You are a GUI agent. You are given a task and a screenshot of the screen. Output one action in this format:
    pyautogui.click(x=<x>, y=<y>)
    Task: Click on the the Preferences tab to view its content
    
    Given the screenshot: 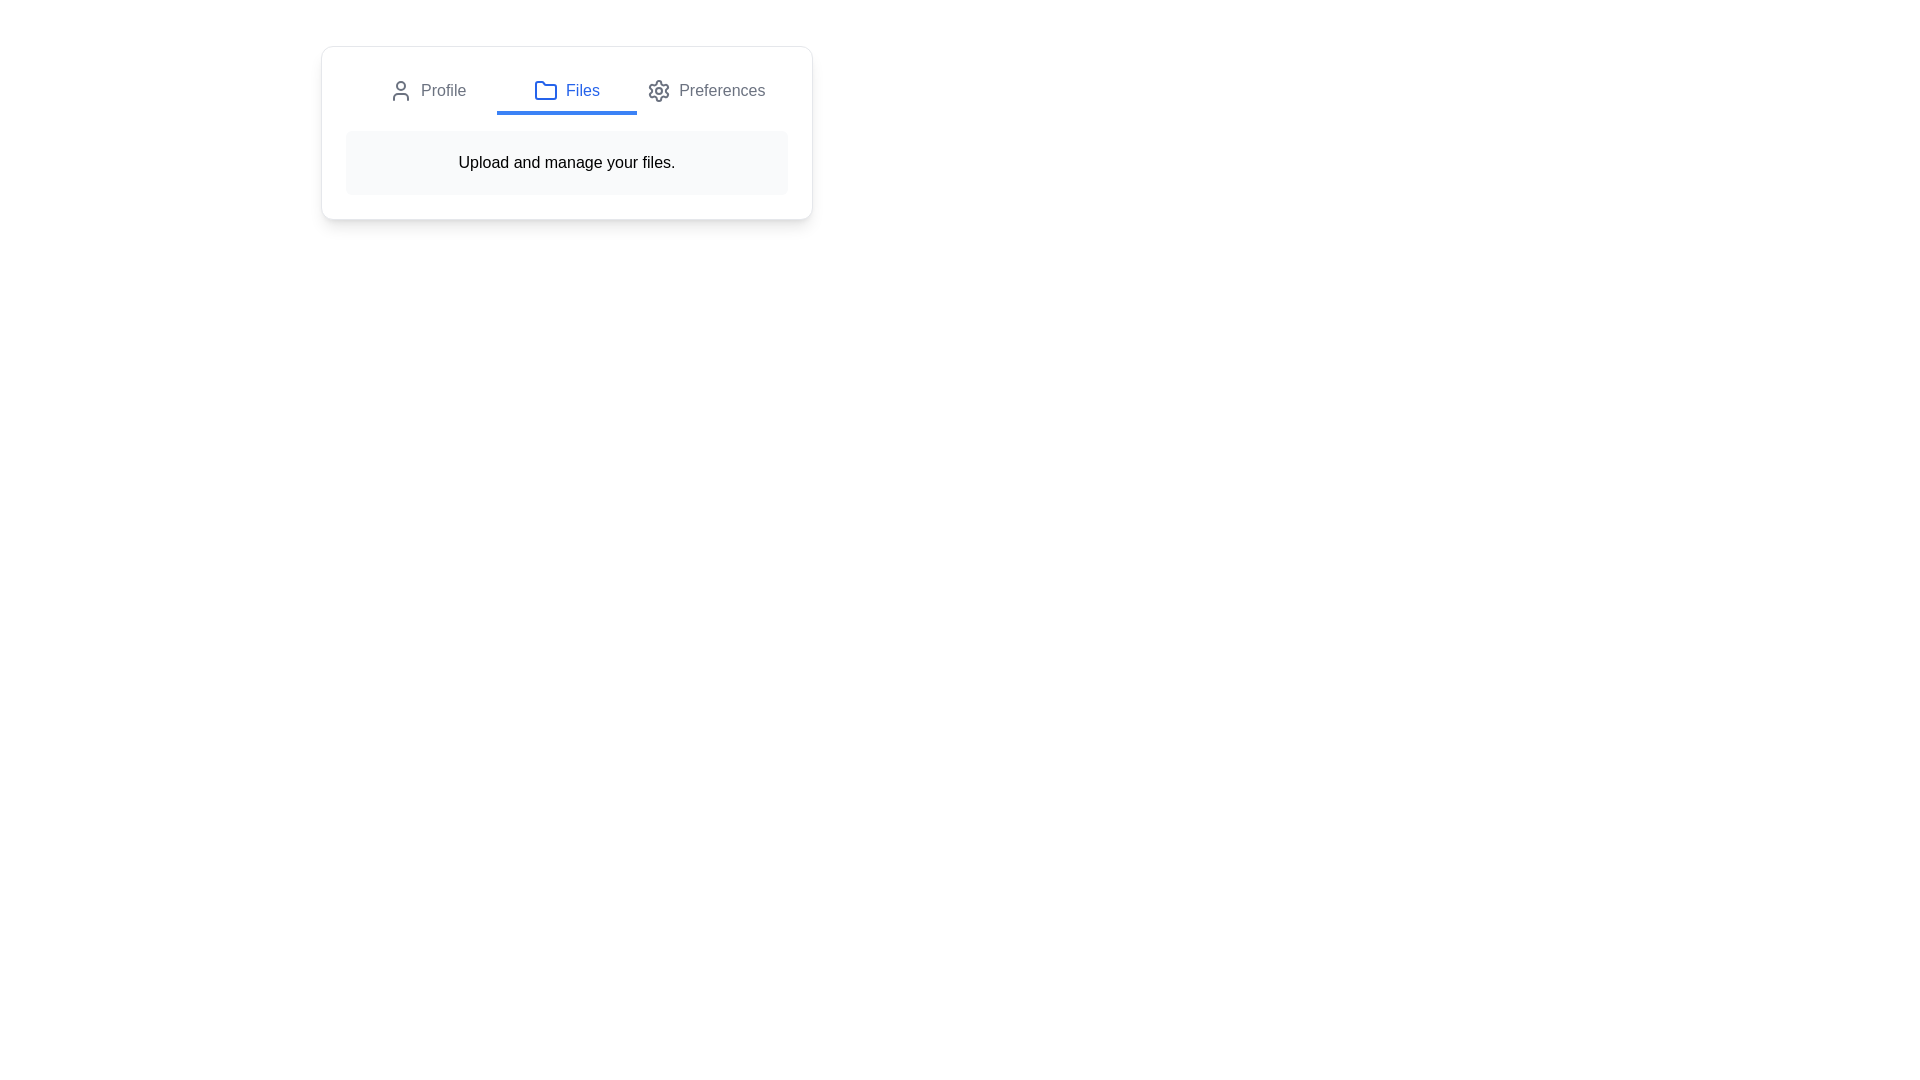 What is the action you would take?
    pyautogui.click(x=706, y=92)
    